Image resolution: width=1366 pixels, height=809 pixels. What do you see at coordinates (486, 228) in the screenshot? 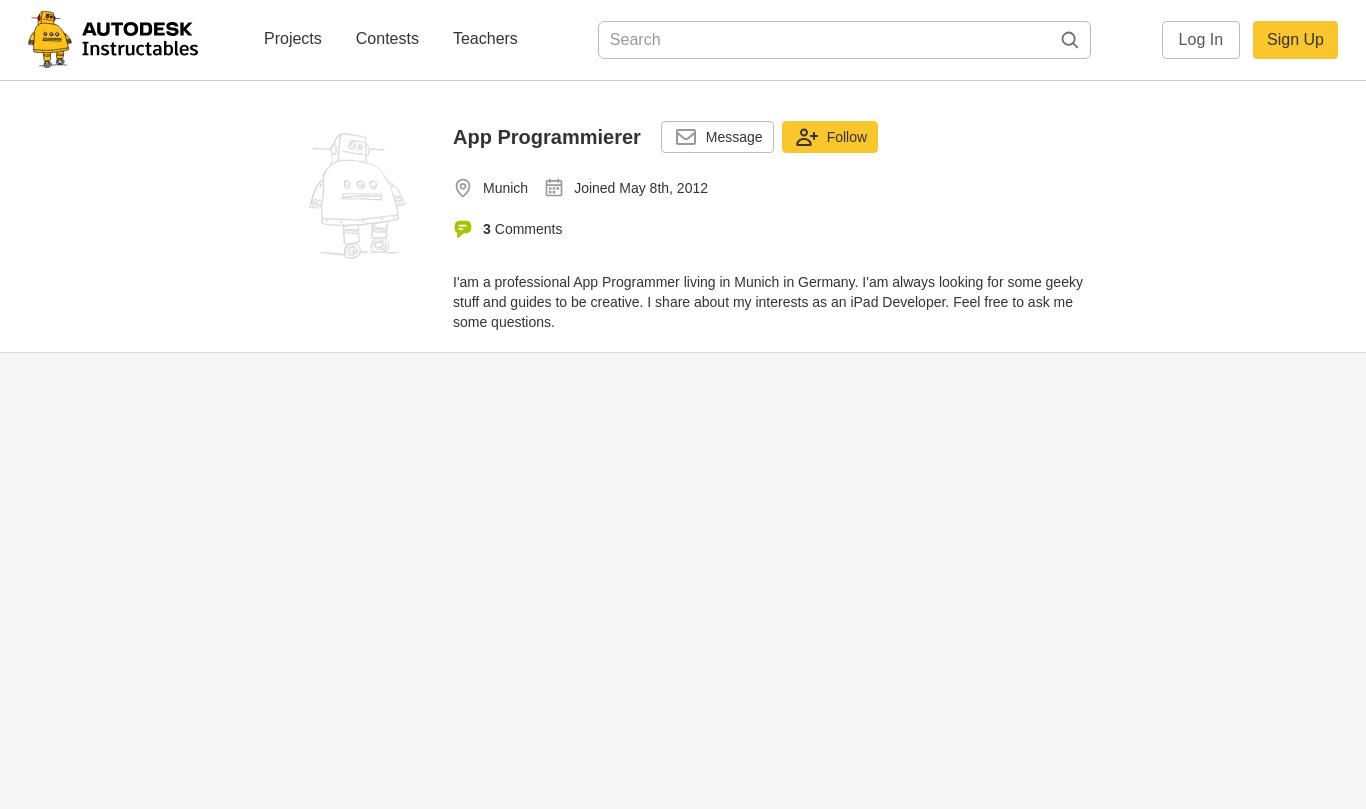
I see `'3'` at bounding box center [486, 228].